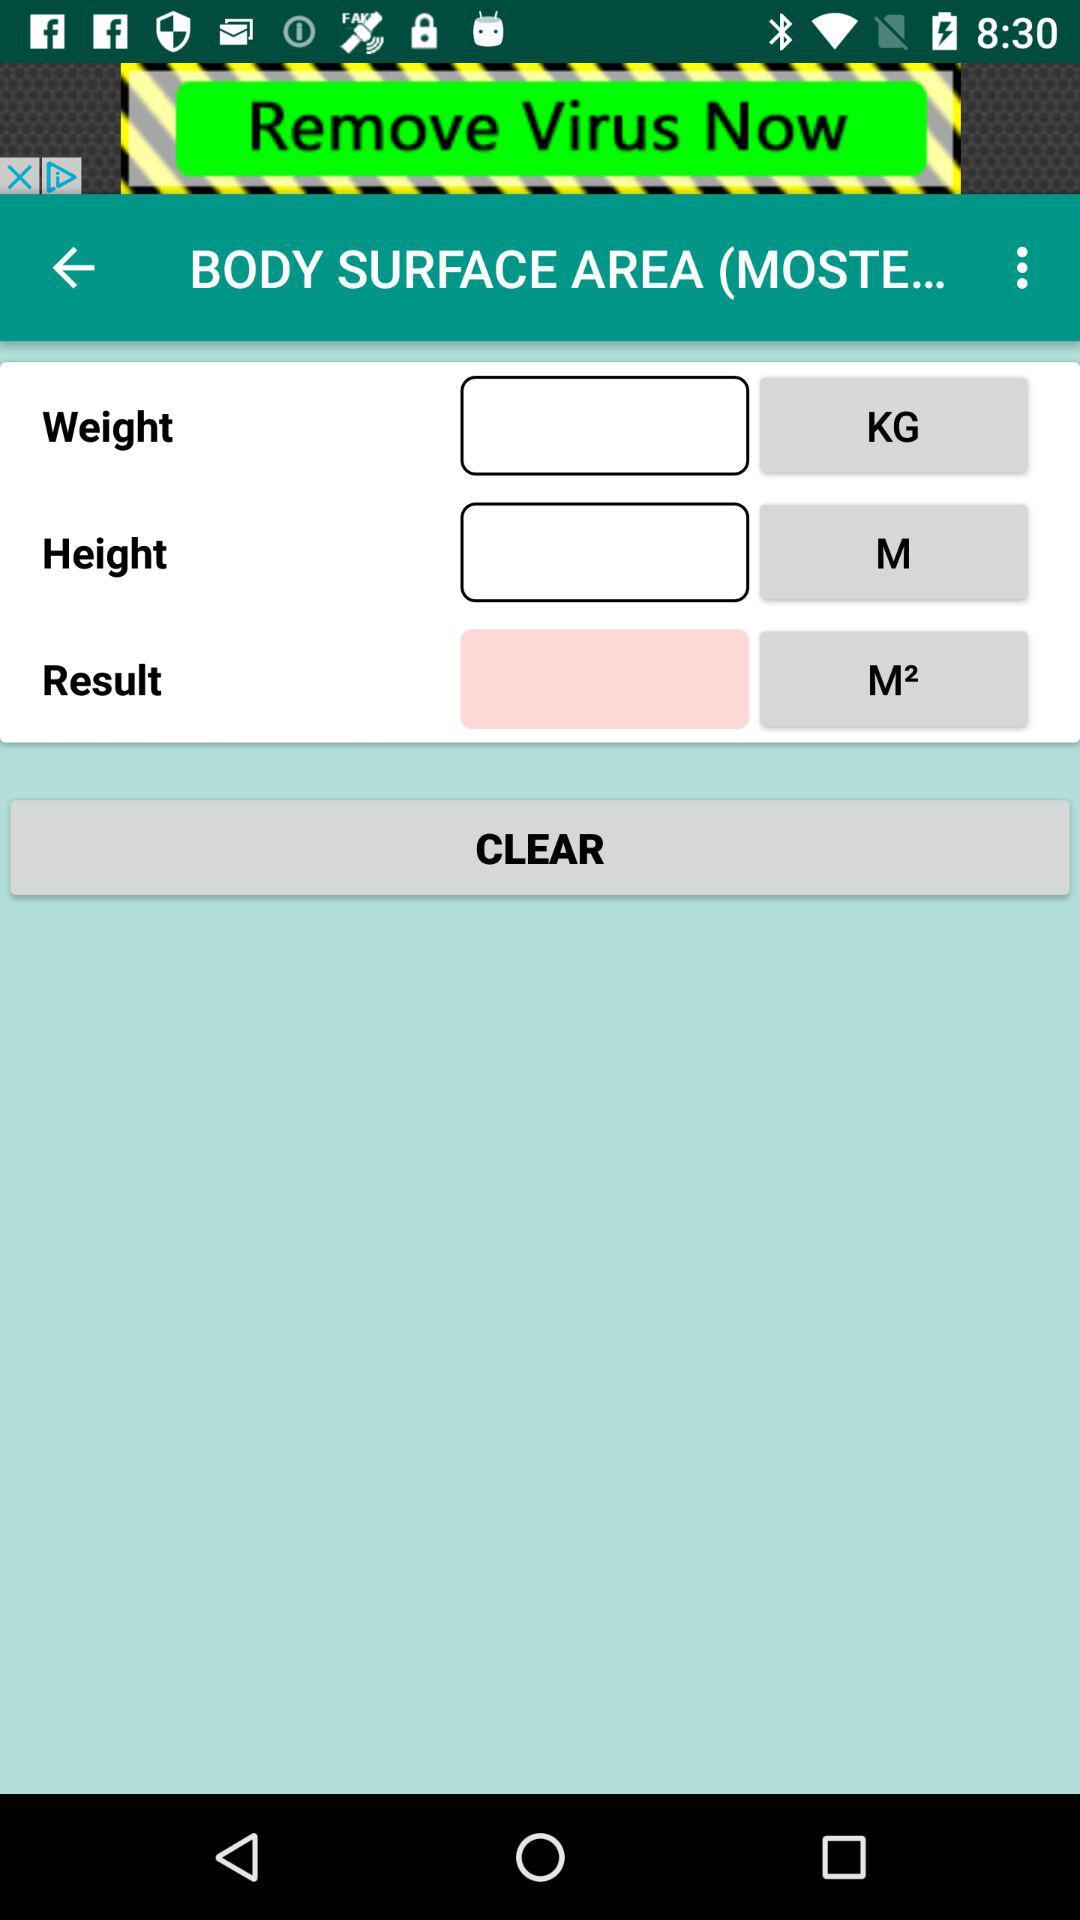 This screenshot has height=1920, width=1080. Describe the element at coordinates (603, 552) in the screenshot. I see `insert for height` at that location.